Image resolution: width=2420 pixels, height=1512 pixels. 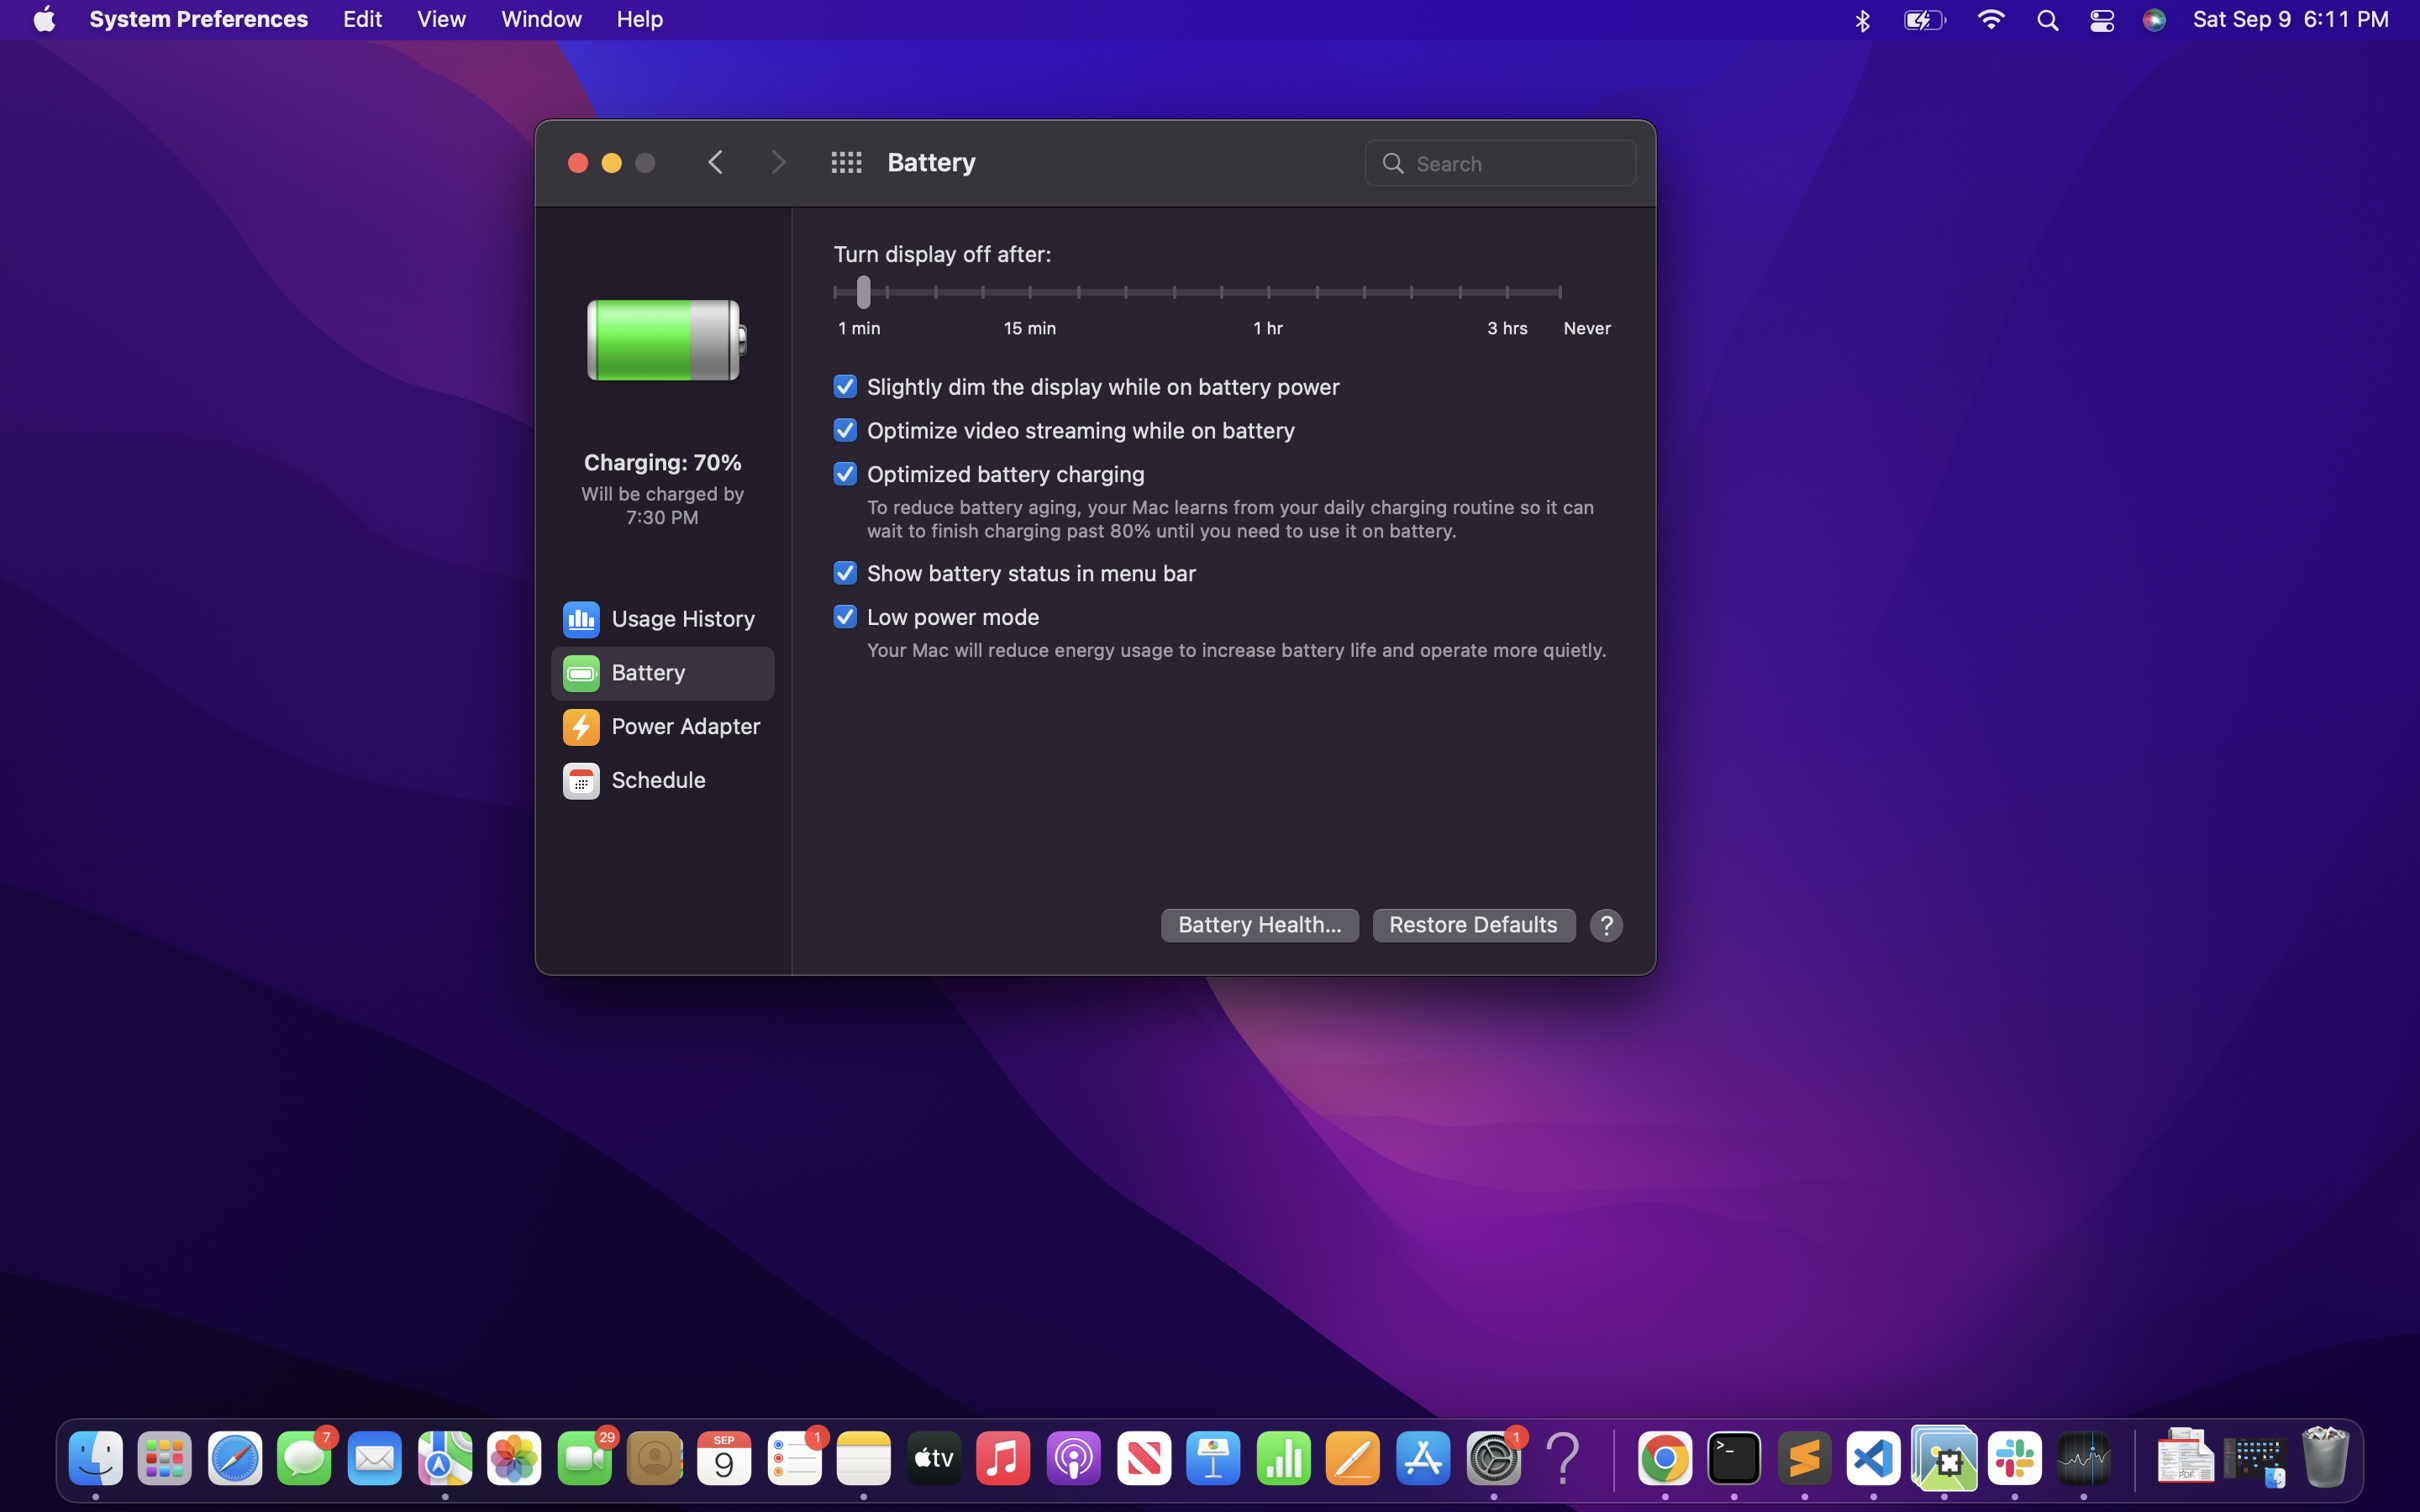 What do you see at coordinates (717, 160) in the screenshot?
I see `Return to the preceding page of settings` at bounding box center [717, 160].